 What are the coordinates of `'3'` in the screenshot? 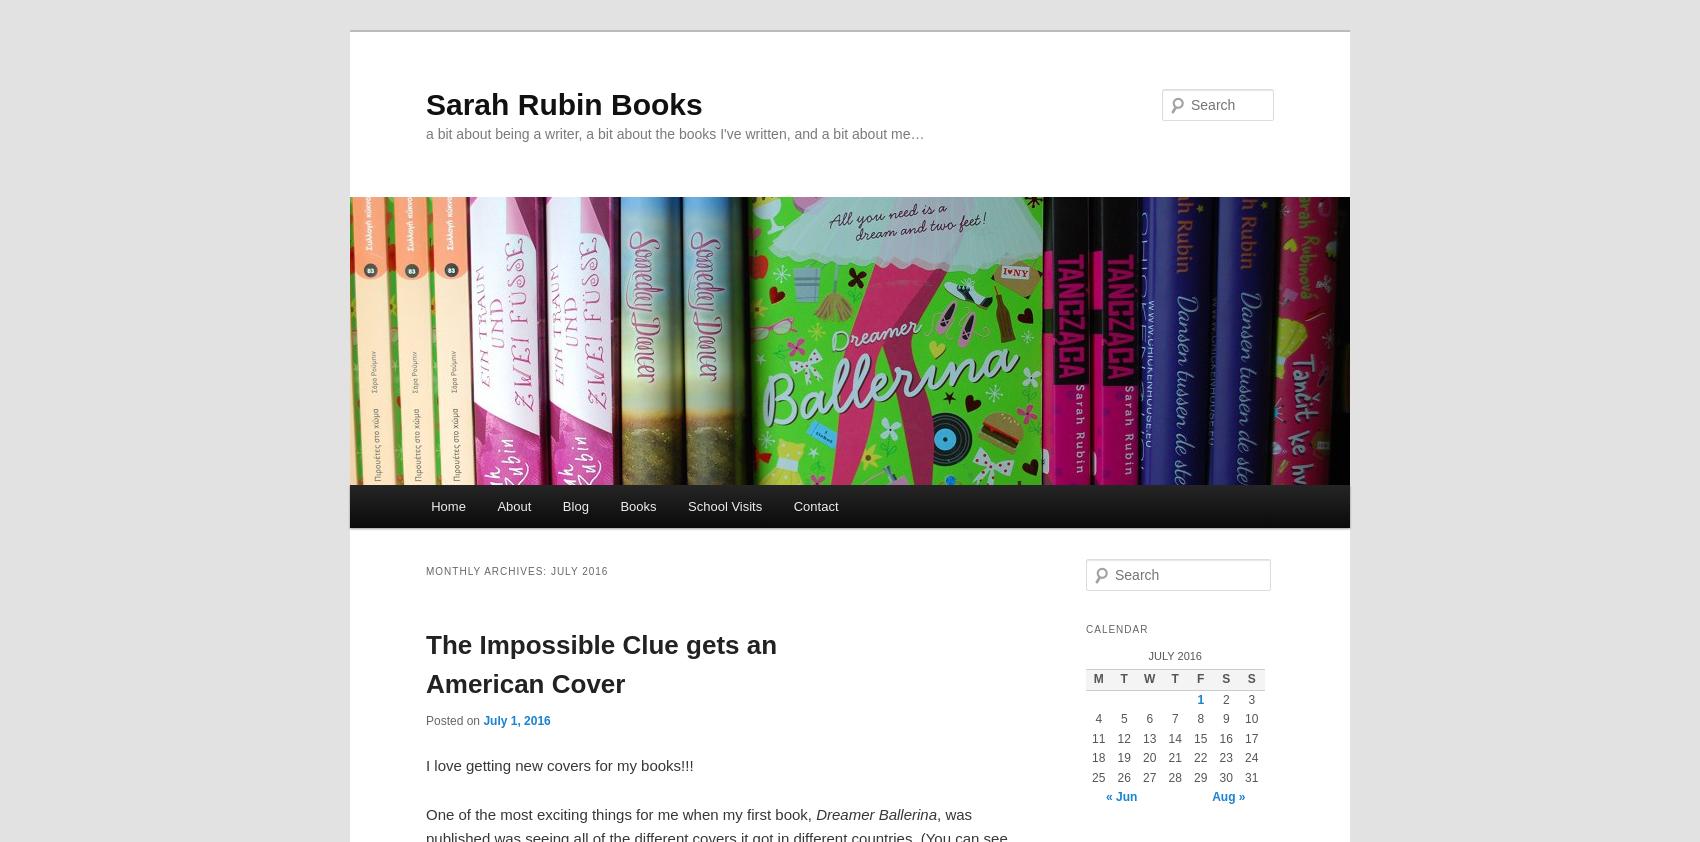 It's located at (1250, 699).